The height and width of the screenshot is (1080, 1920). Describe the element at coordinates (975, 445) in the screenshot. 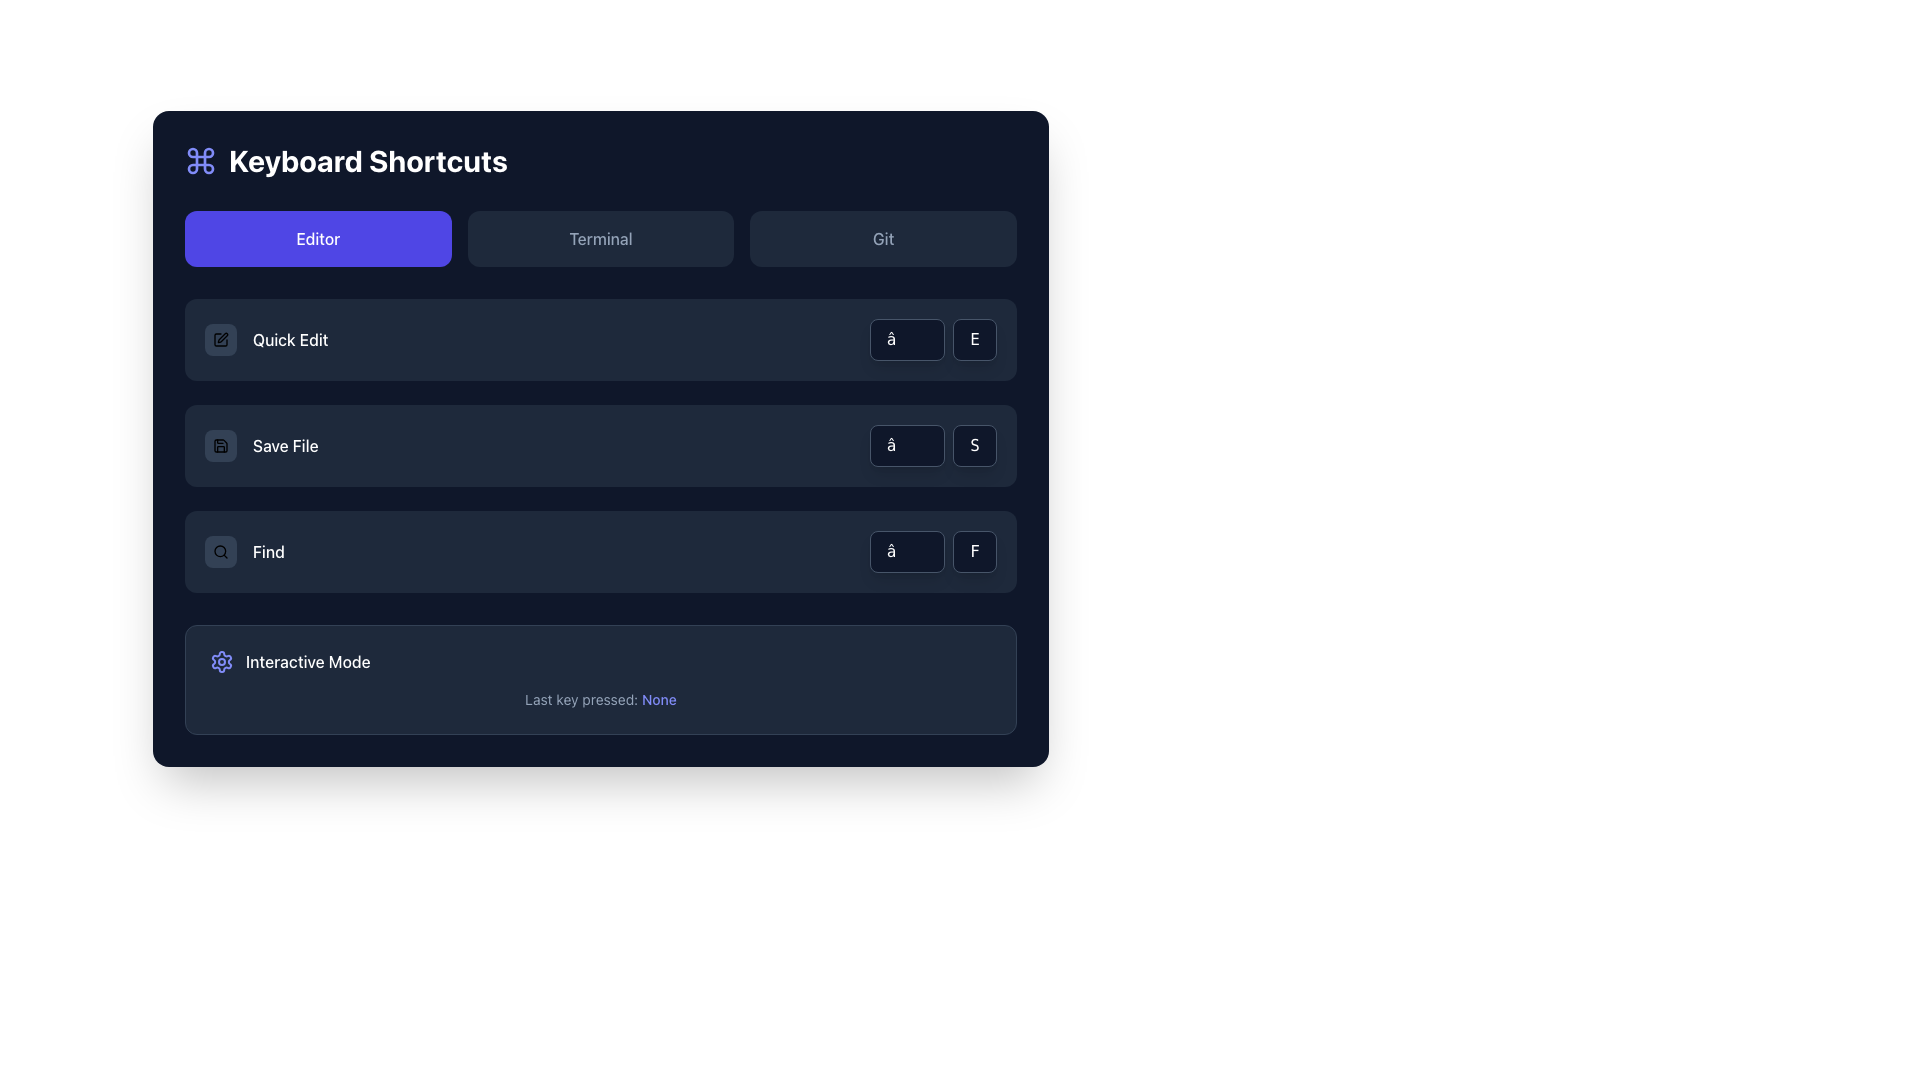

I see `the keyboard shortcut button for the command 'S', which is the second button in the 'Save File' row, visually representing a keyboard shortcut key` at that location.